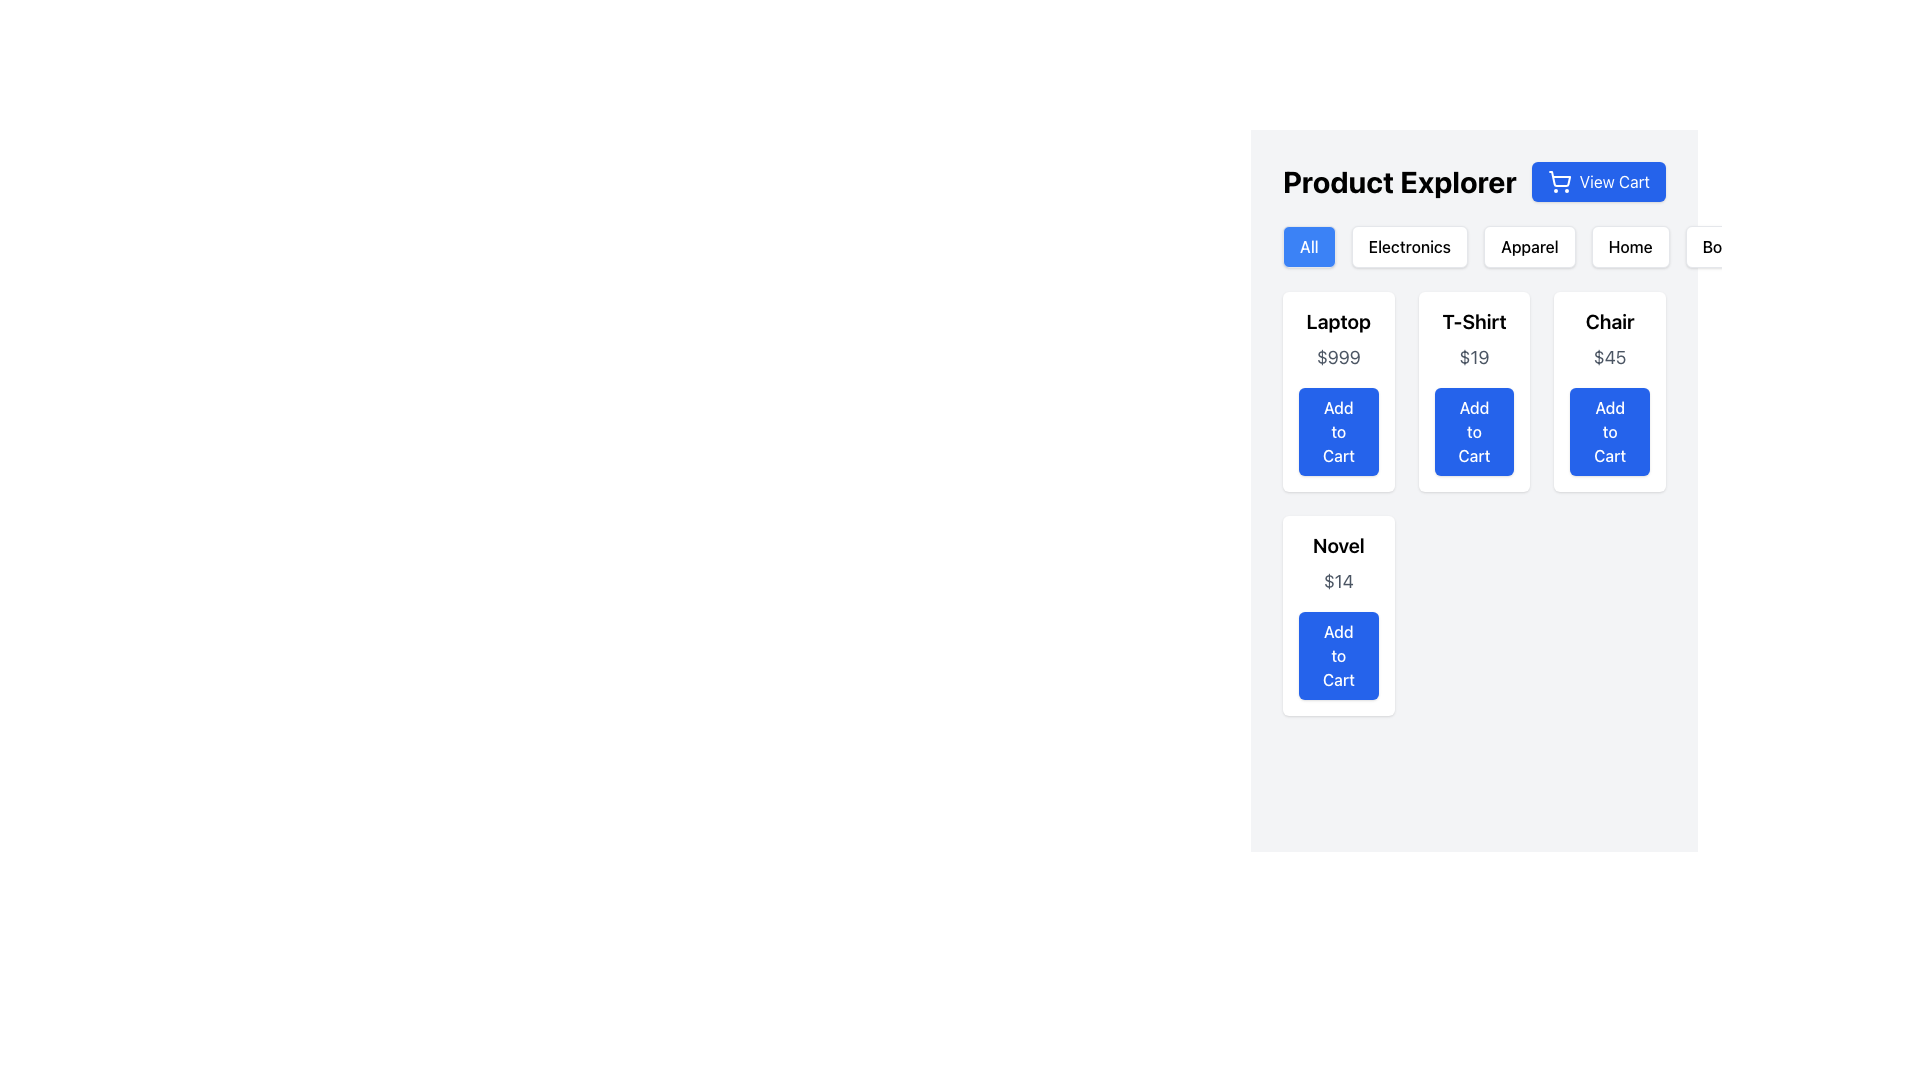 The height and width of the screenshot is (1080, 1920). Describe the element at coordinates (1338, 320) in the screenshot. I see `the text label displaying 'Laptop' in bold, large font, which is located above the price and 'Add to Cart' button in the top-left corner of the grid layout` at that location.